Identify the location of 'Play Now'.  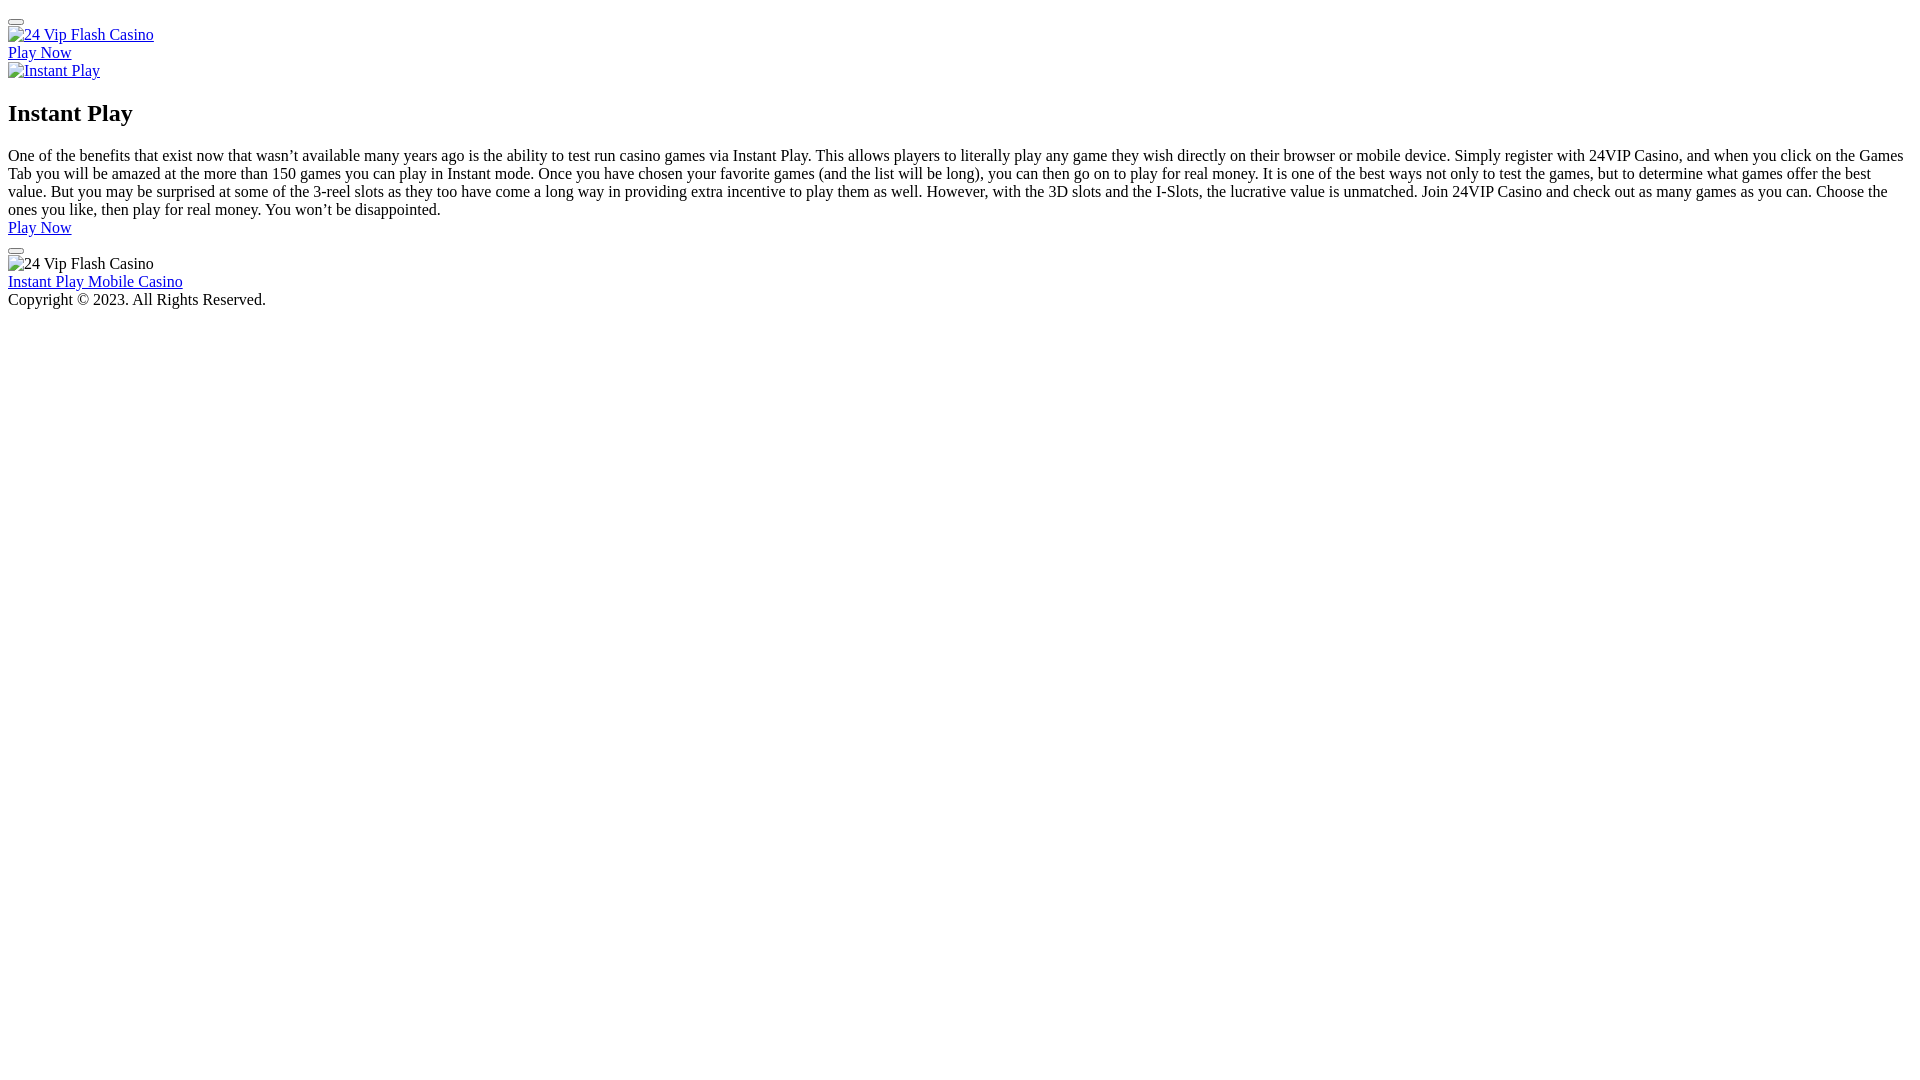
(8, 226).